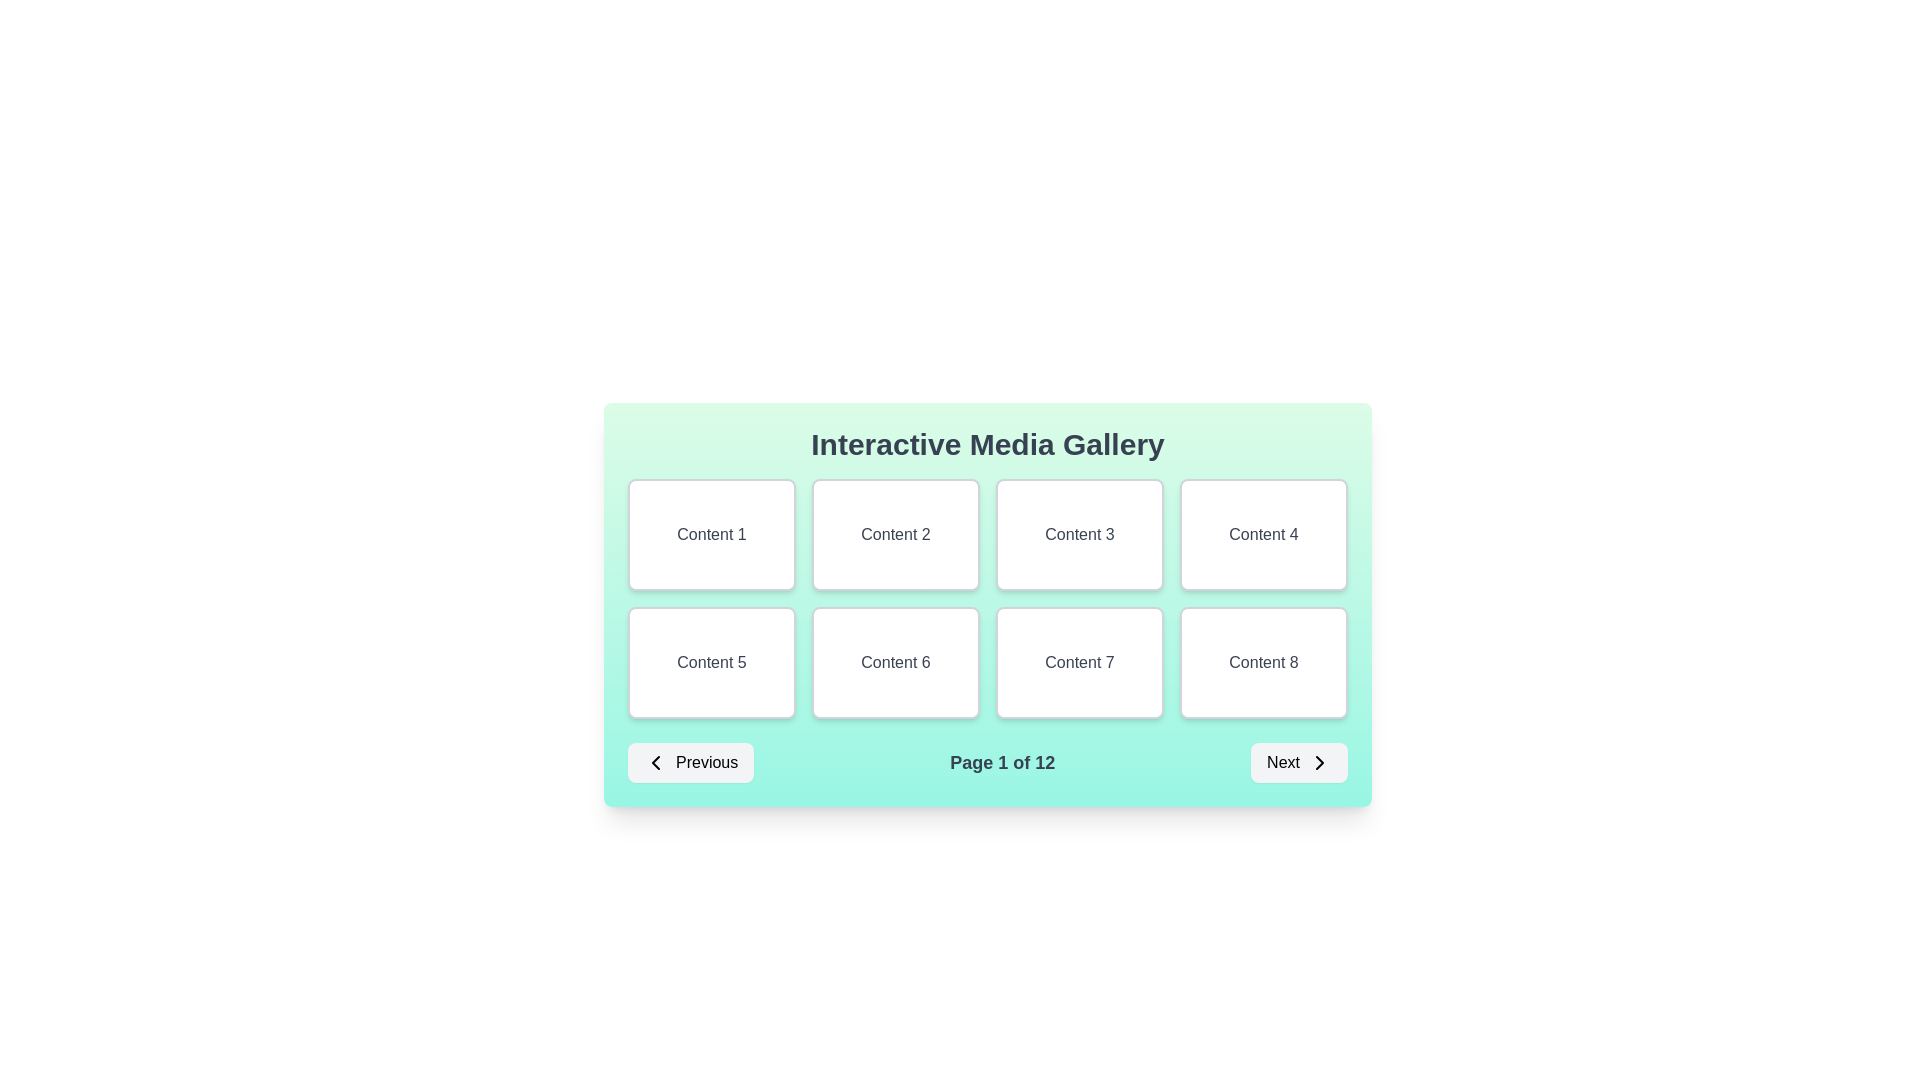  What do you see at coordinates (691, 763) in the screenshot?
I see `the navigation button located at the bottom-left corner of the pagination bar` at bounding box center [691, 763].